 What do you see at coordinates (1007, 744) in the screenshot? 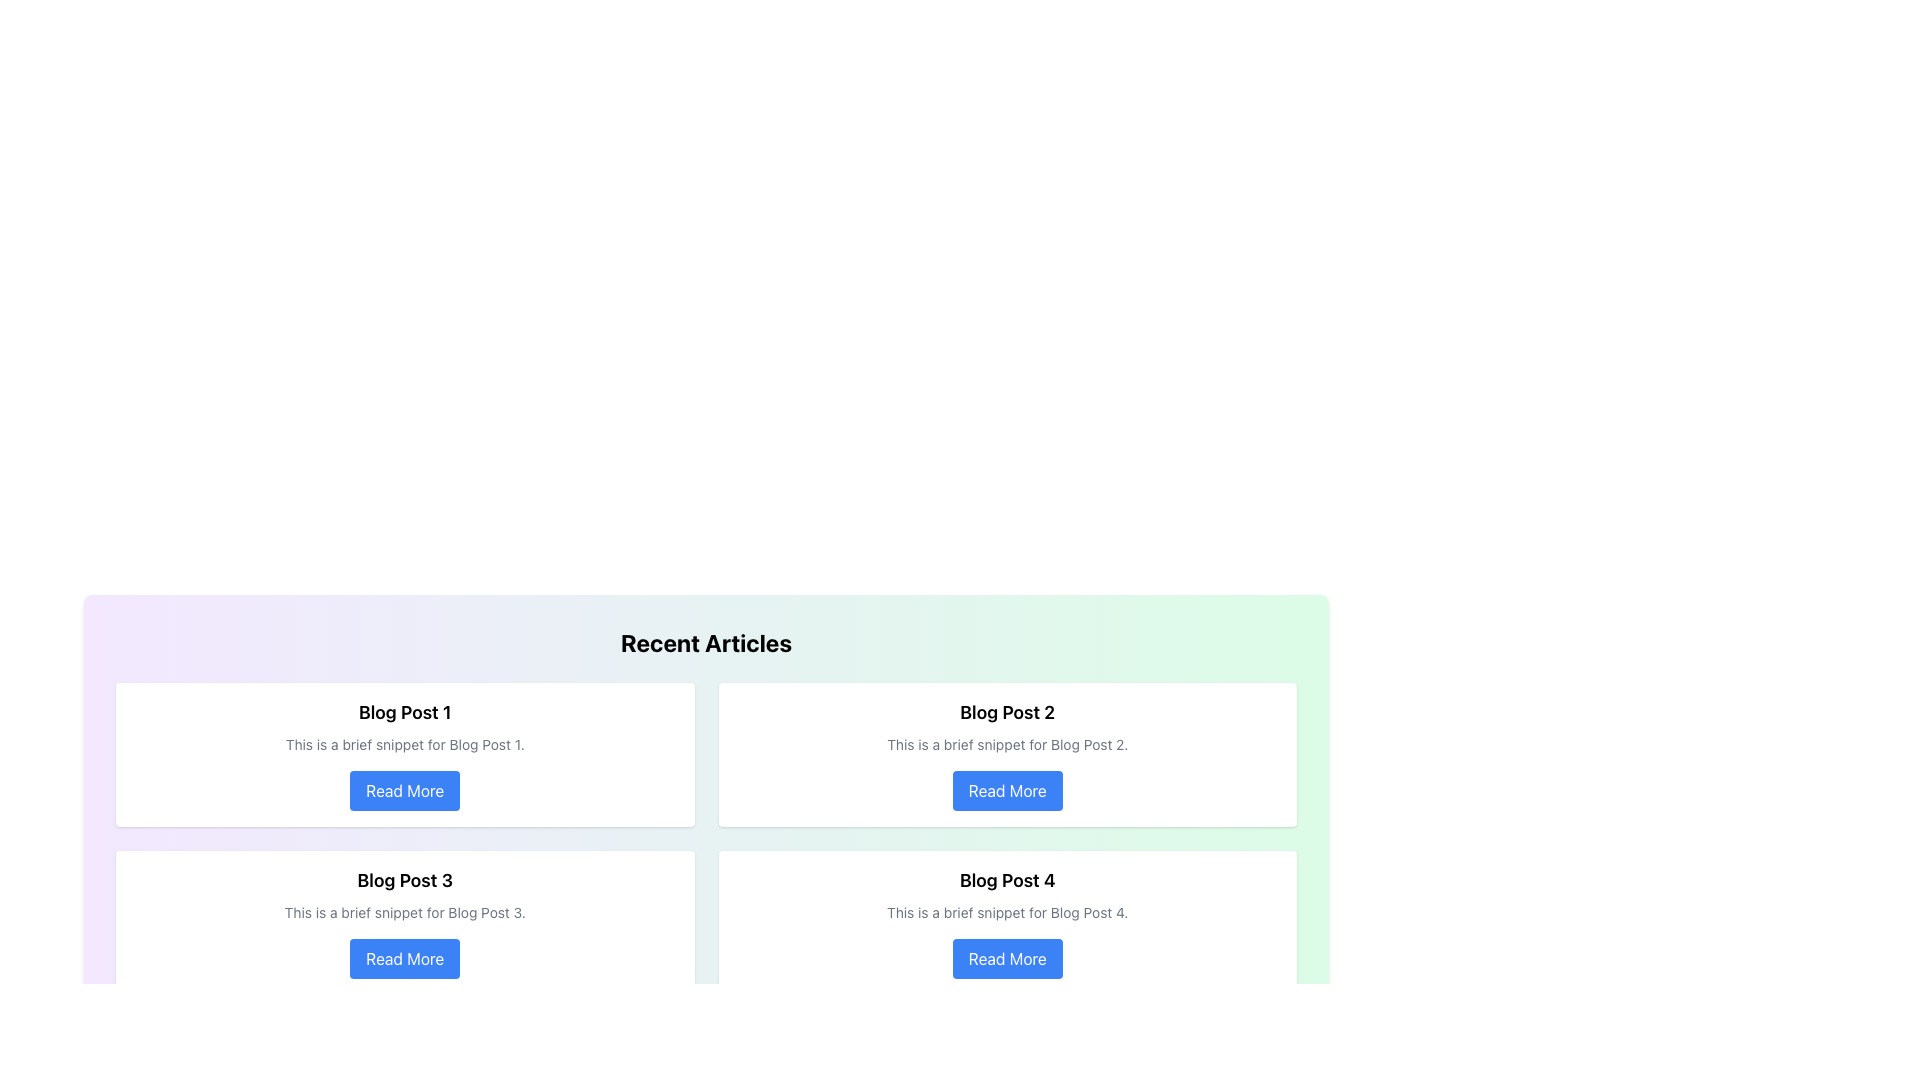
I see `the text element providing a brief description for 'Blog Post 2', which is located below the title and above the 'Read More' button in the card layout` at bounding box center [1007, 744].